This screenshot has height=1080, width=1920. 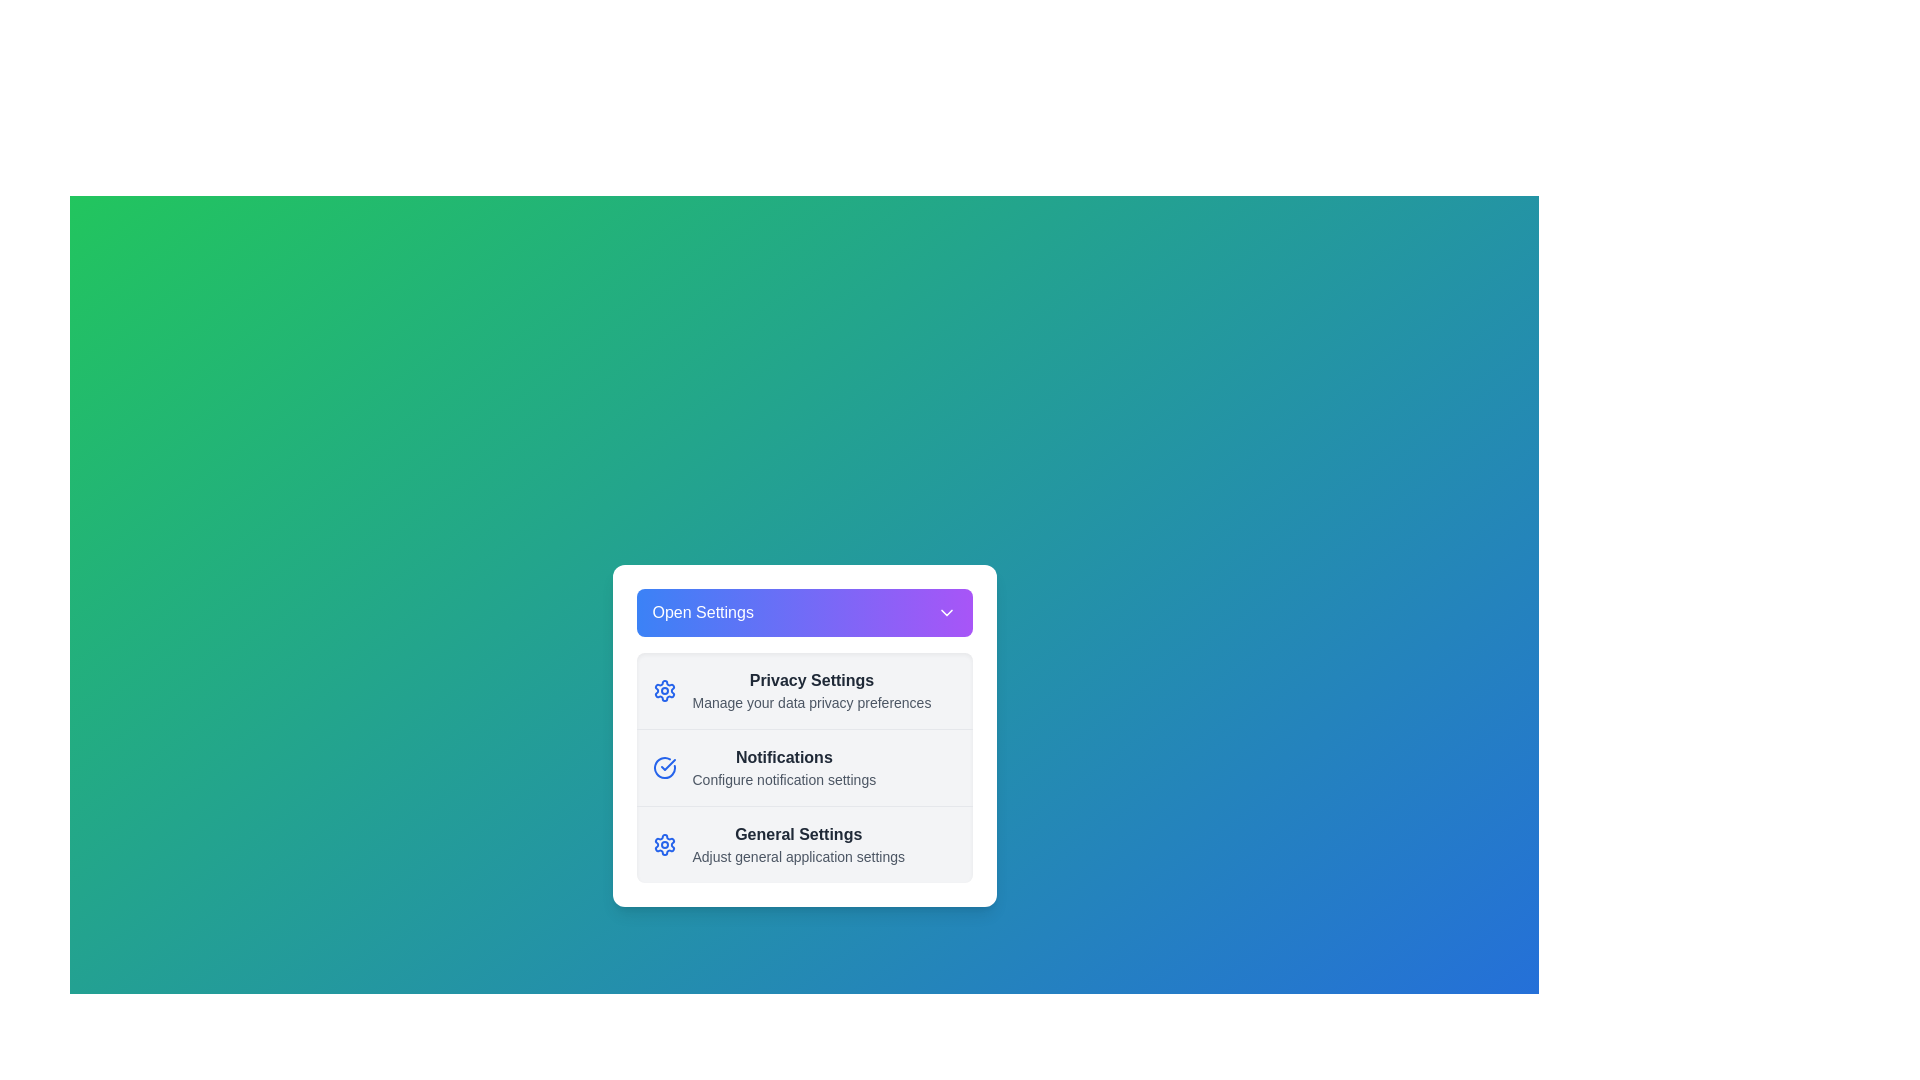 What do you see at coordinates (664, 689) in the screenshot?
I see `the icon for Privacy Settings` at bounding box center [664, 689].